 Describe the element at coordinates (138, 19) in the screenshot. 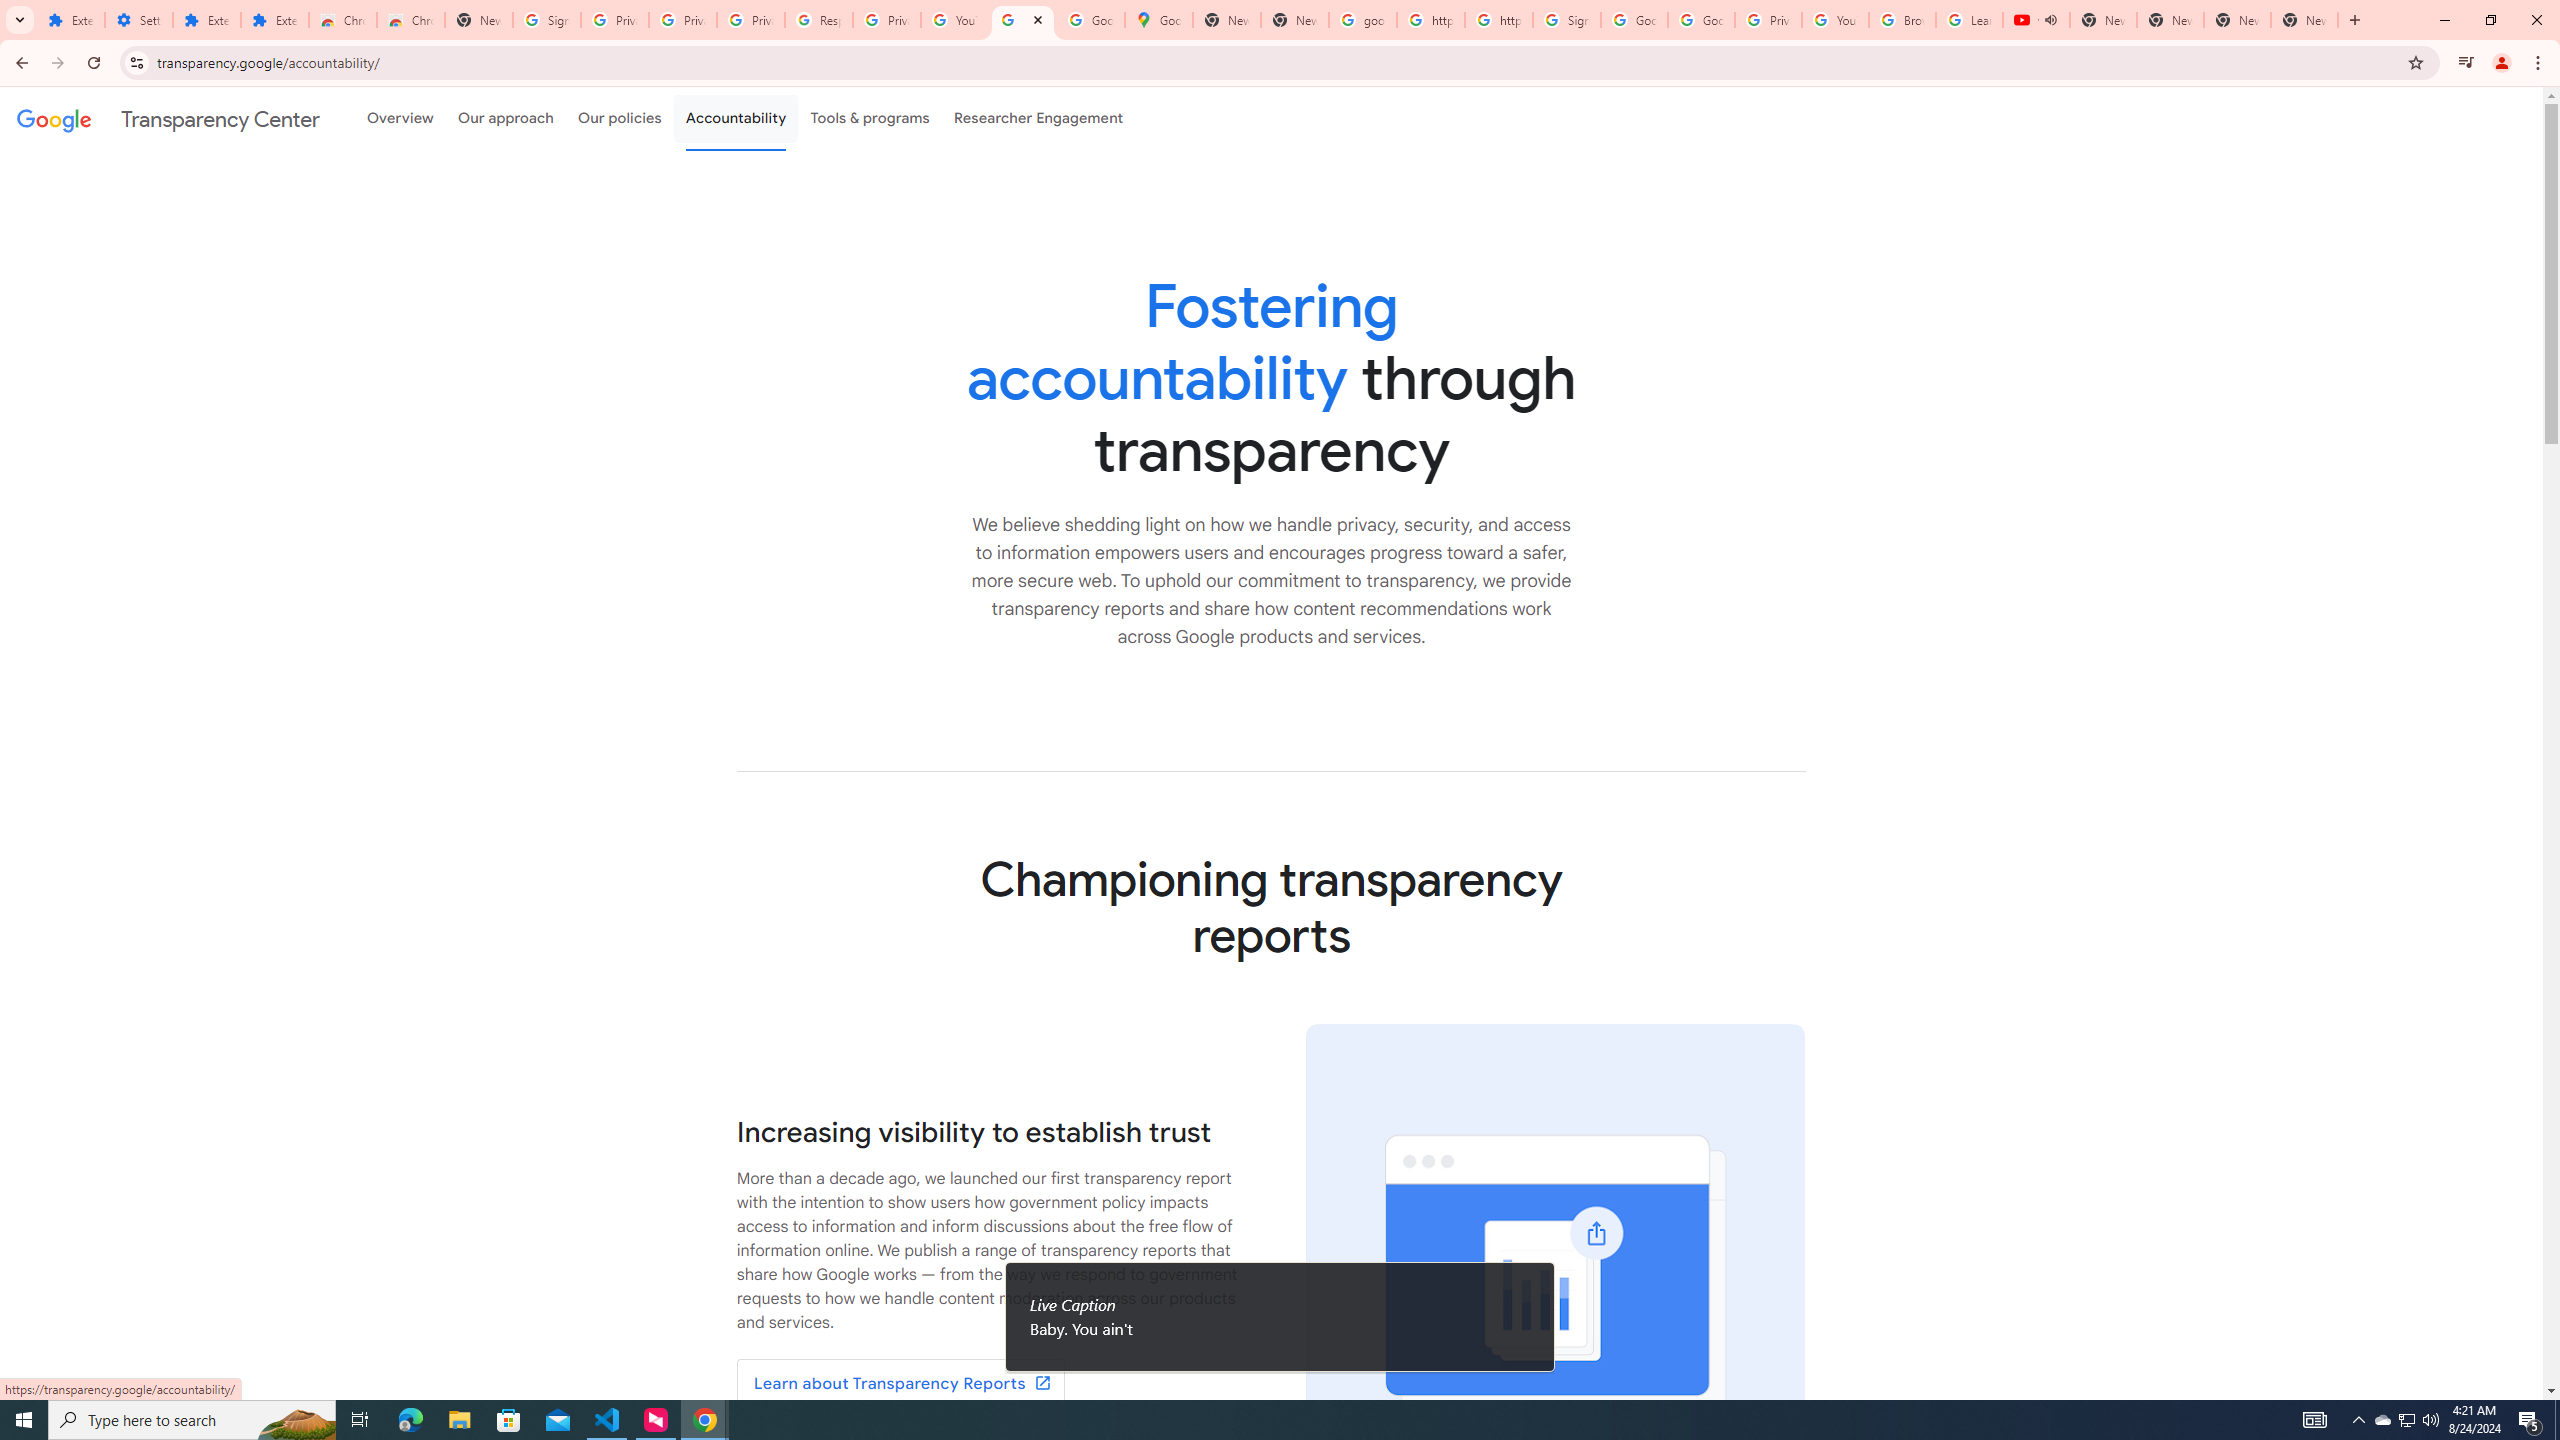

I see `'Settings'` at that location.